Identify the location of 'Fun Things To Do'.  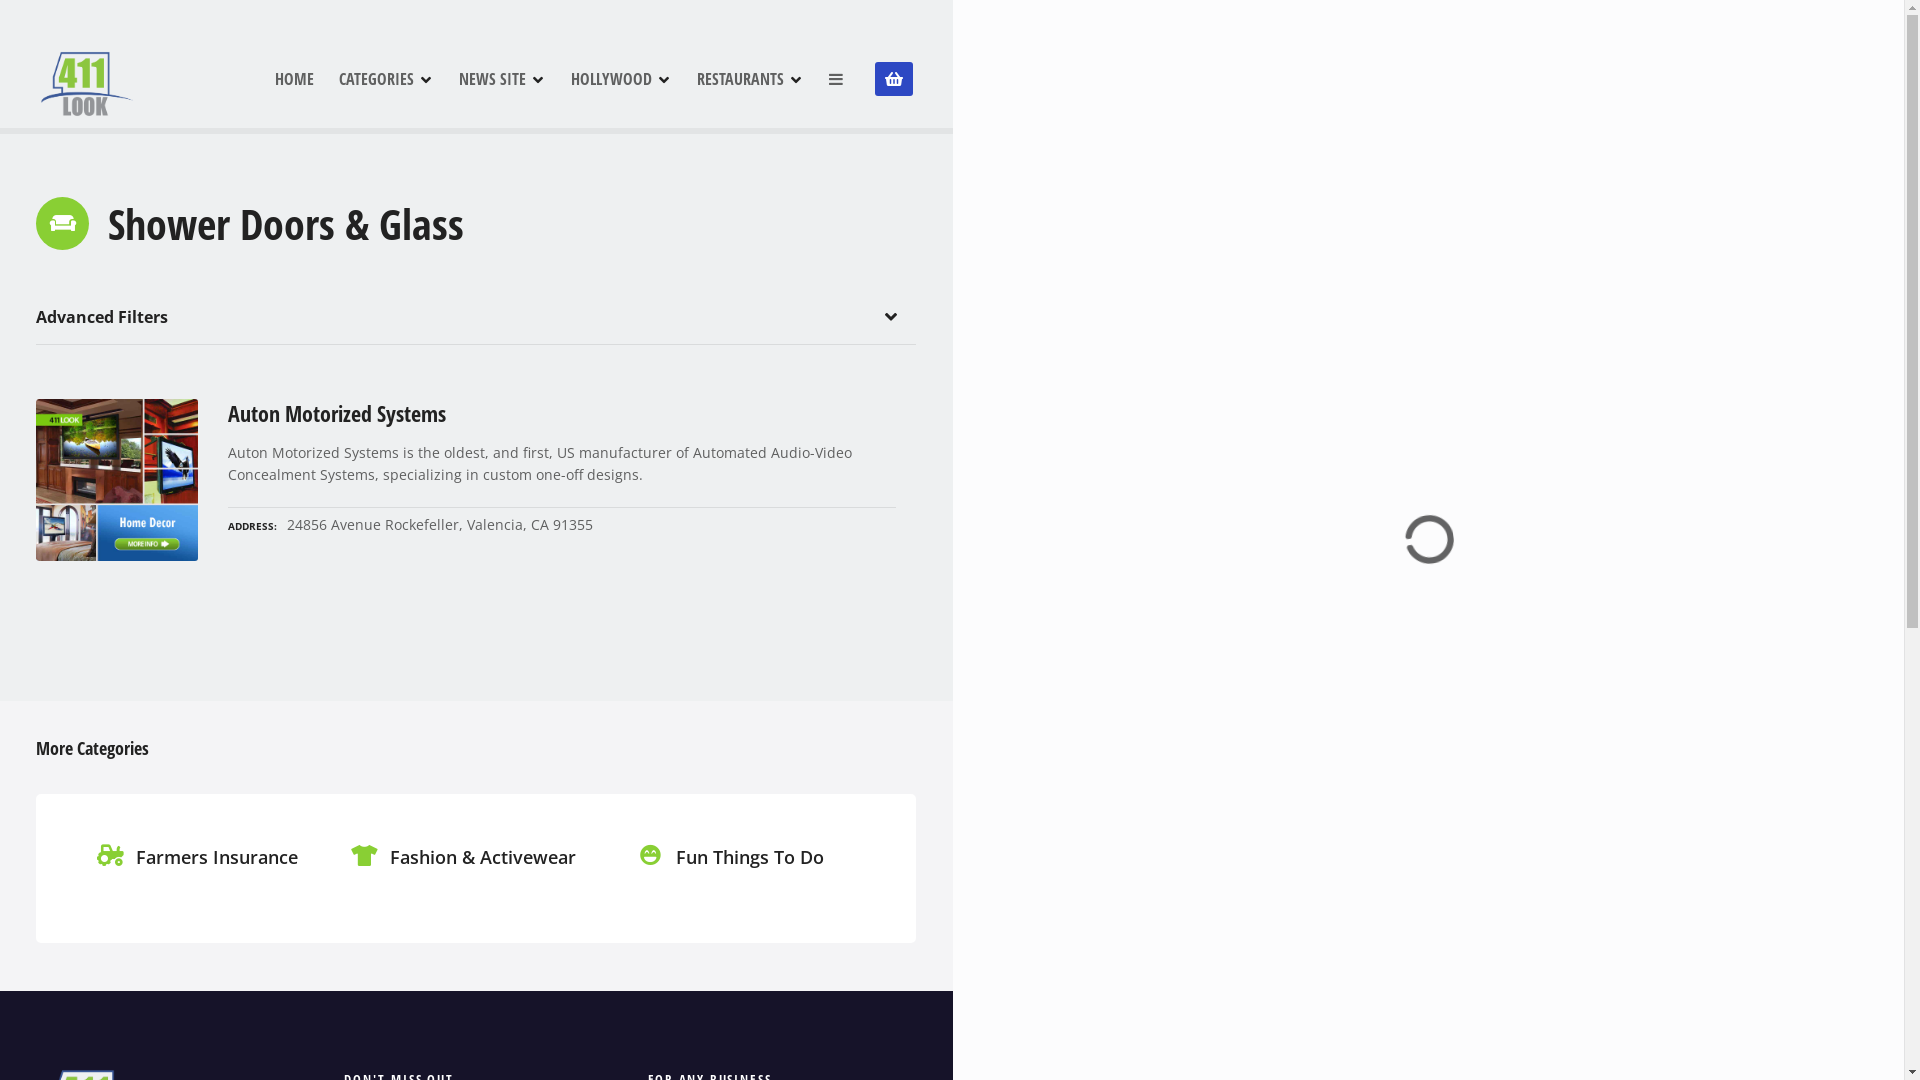
(734, 879).